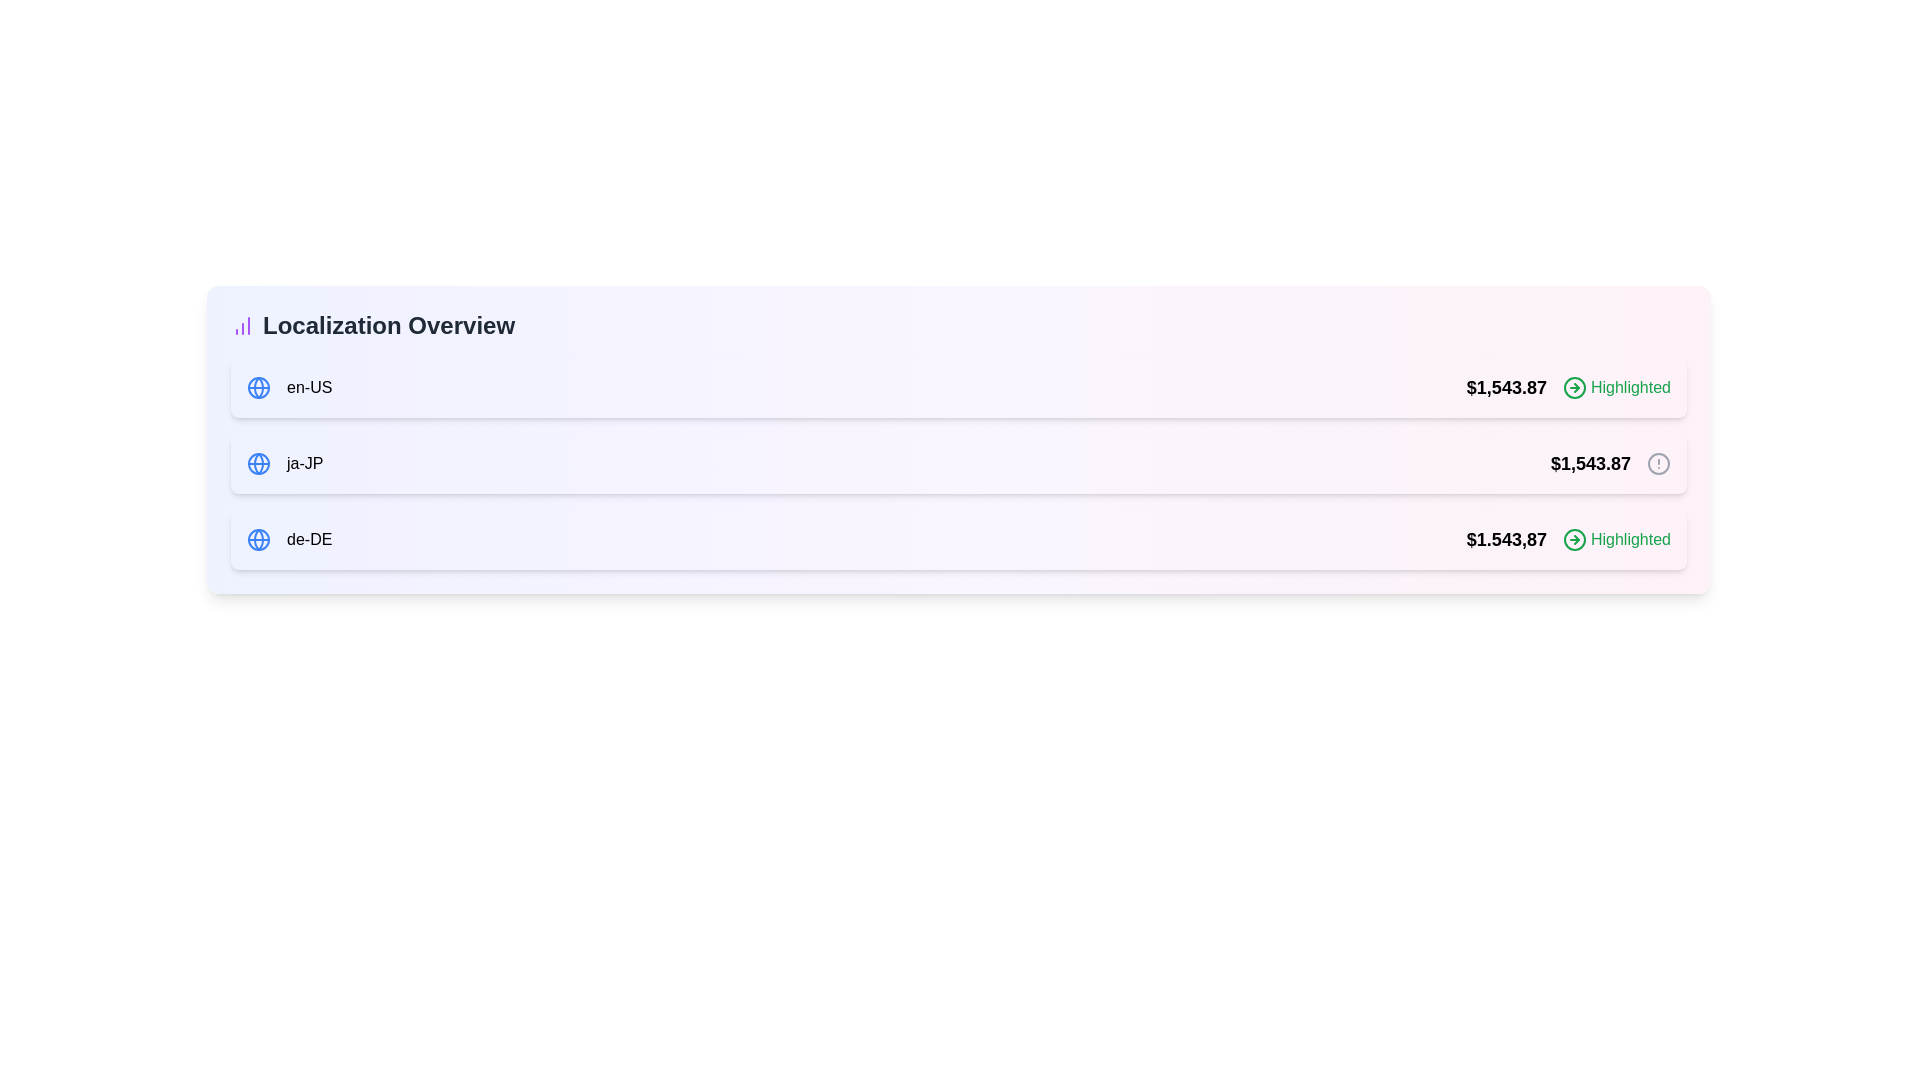 This screenshot has width=1920, height=1080. I want to click on the informational label indicating the locale or language settings for German (Germany) represented by 'de-DE', which is the third item in a vertically stacked list next to a globe icon, so click(308, 540).